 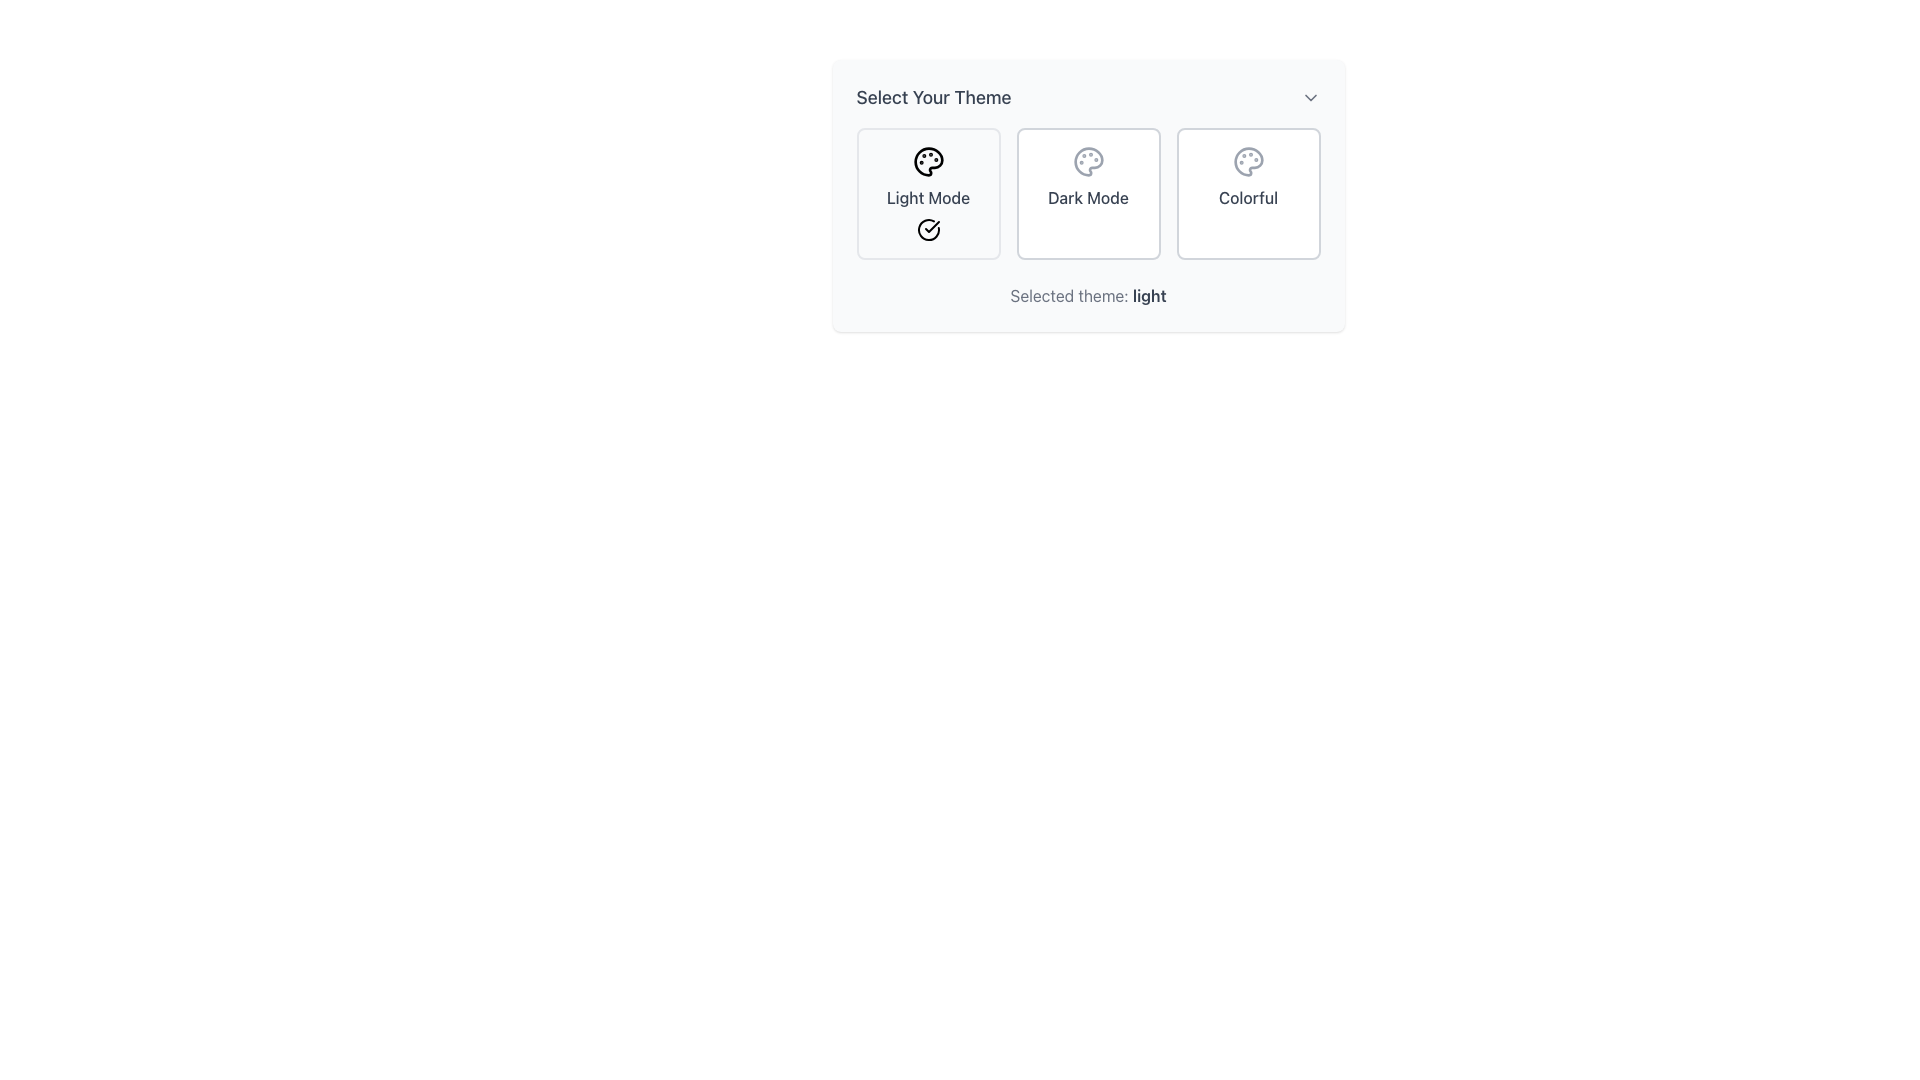 What do you see at coordinates (1310, 97) in the screenshot?
I see `the downward-pointing chevron icon indicating a dropdown` at bounding box center [1310, 97].